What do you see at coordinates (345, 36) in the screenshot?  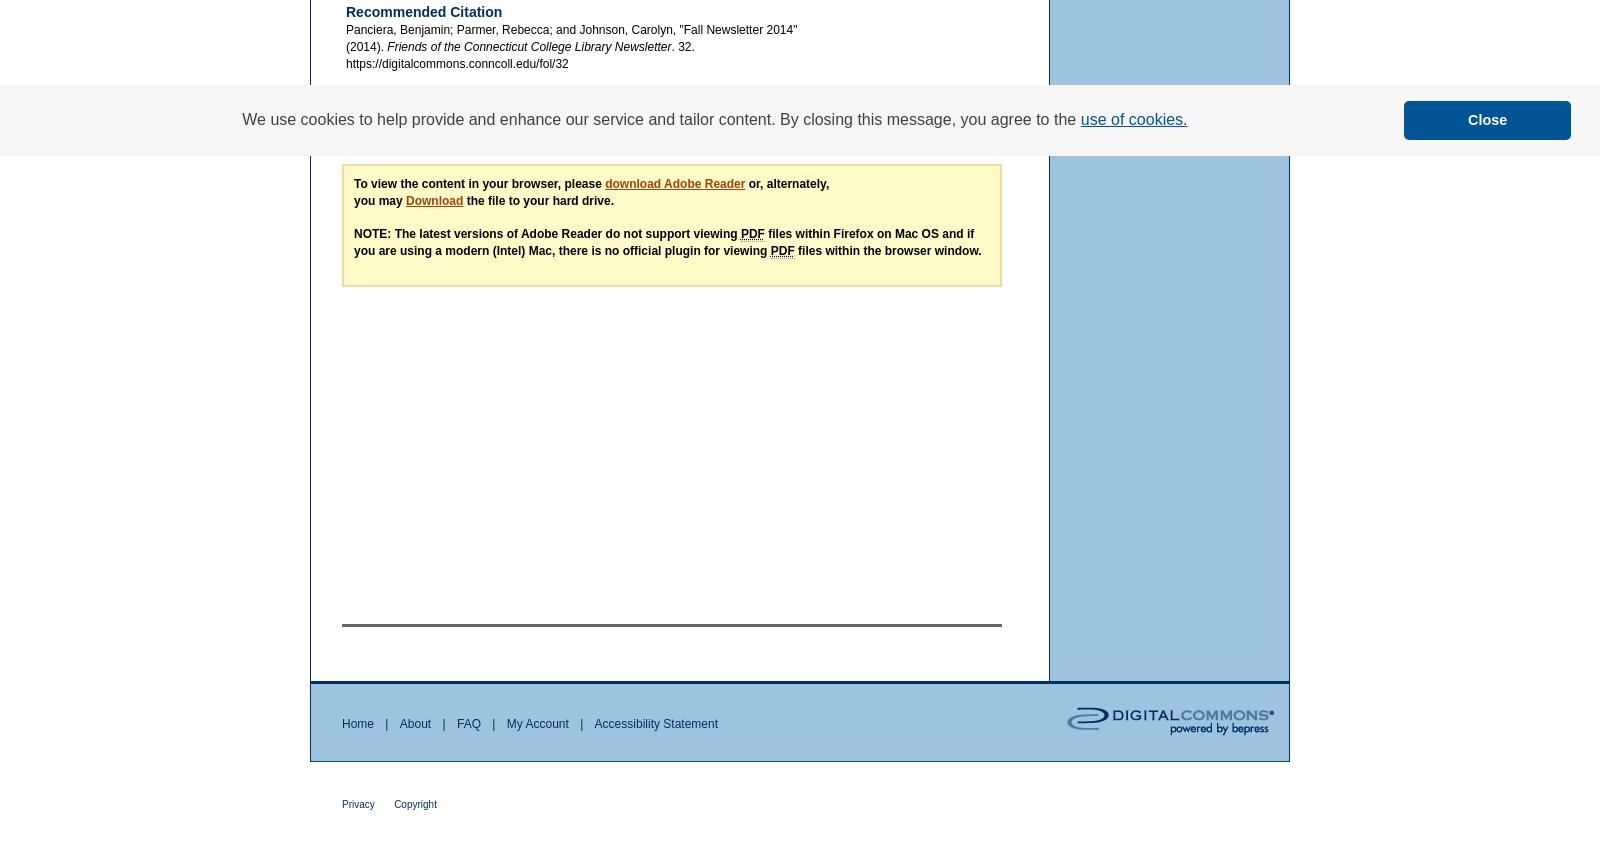 I see `'Panciera, Benjamin; Parmer, Rebecca; and Johnson, Carolyn, "Fall Newsletter 2014" (2014).'` at bounding box center [345, 36].